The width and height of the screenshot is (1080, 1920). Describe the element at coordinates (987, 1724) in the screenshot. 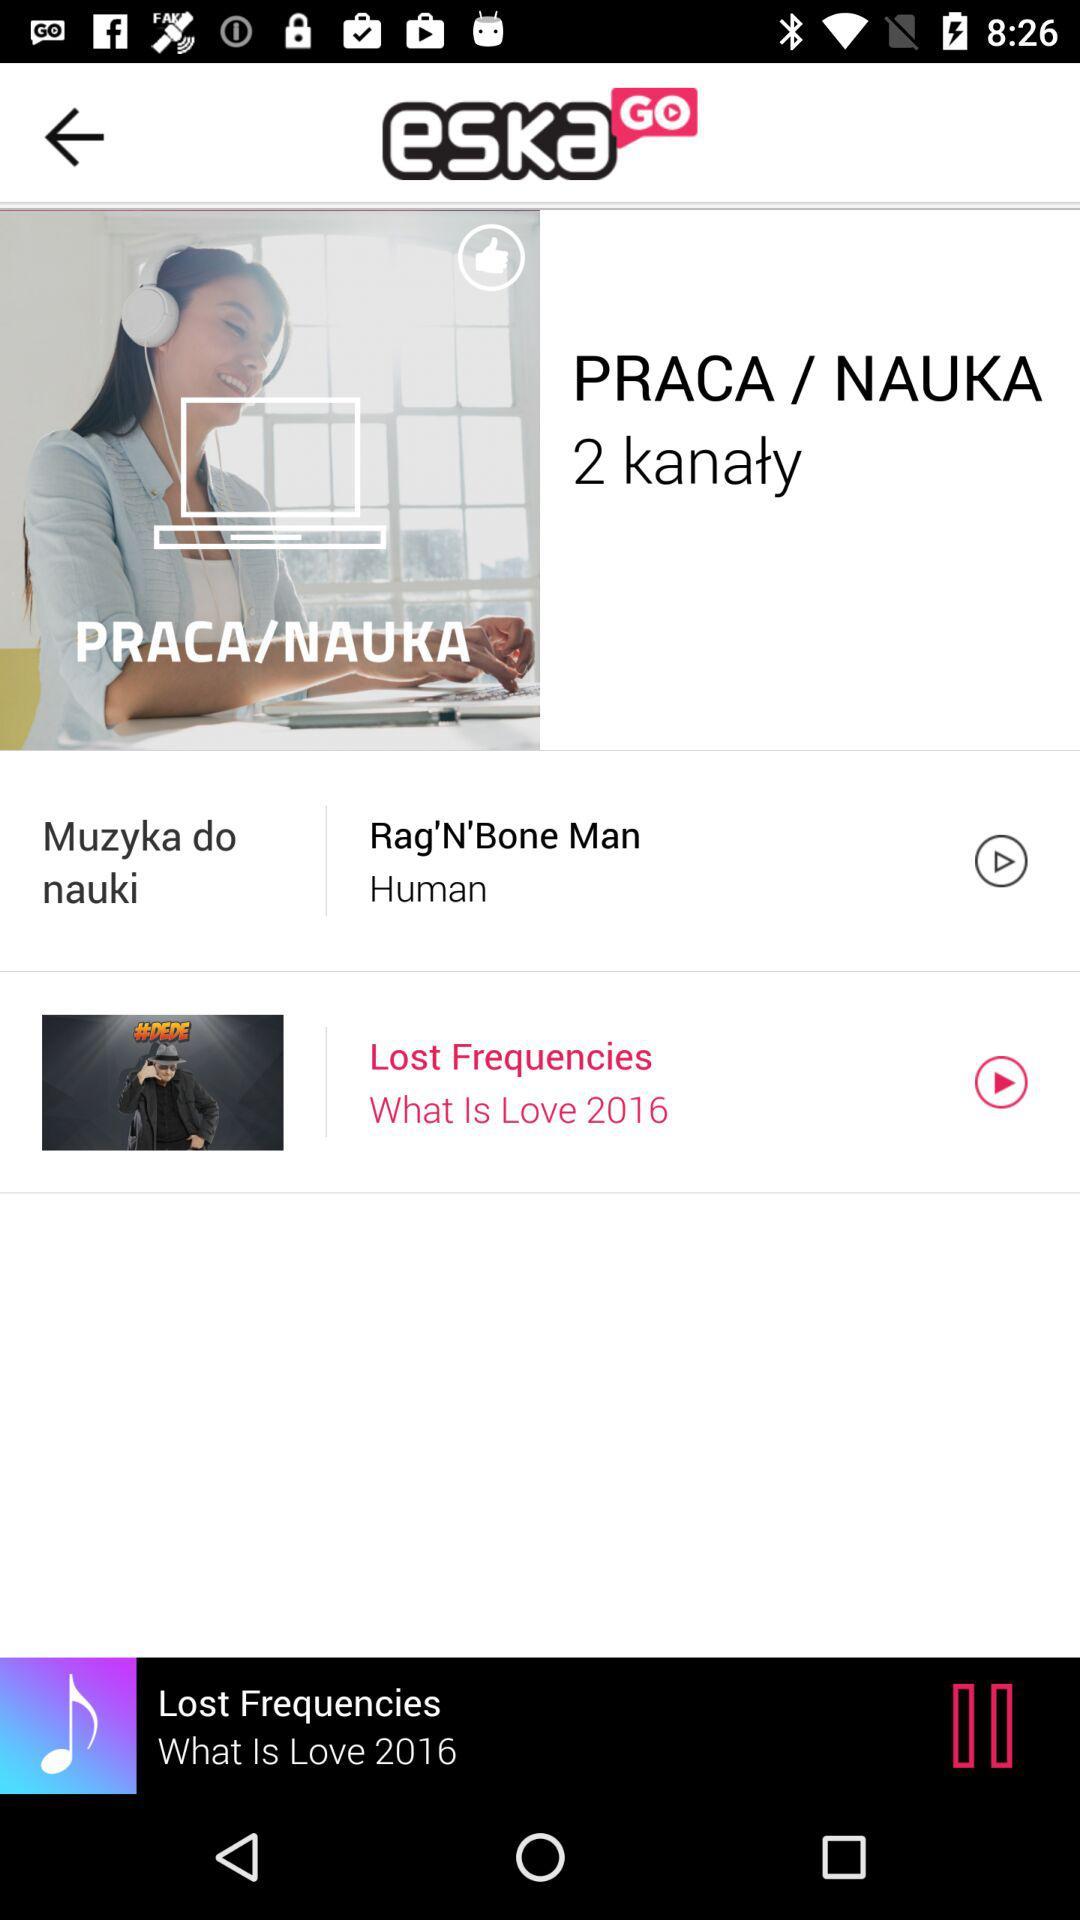

I see `icon to the right of the lost frequencies` at that location.